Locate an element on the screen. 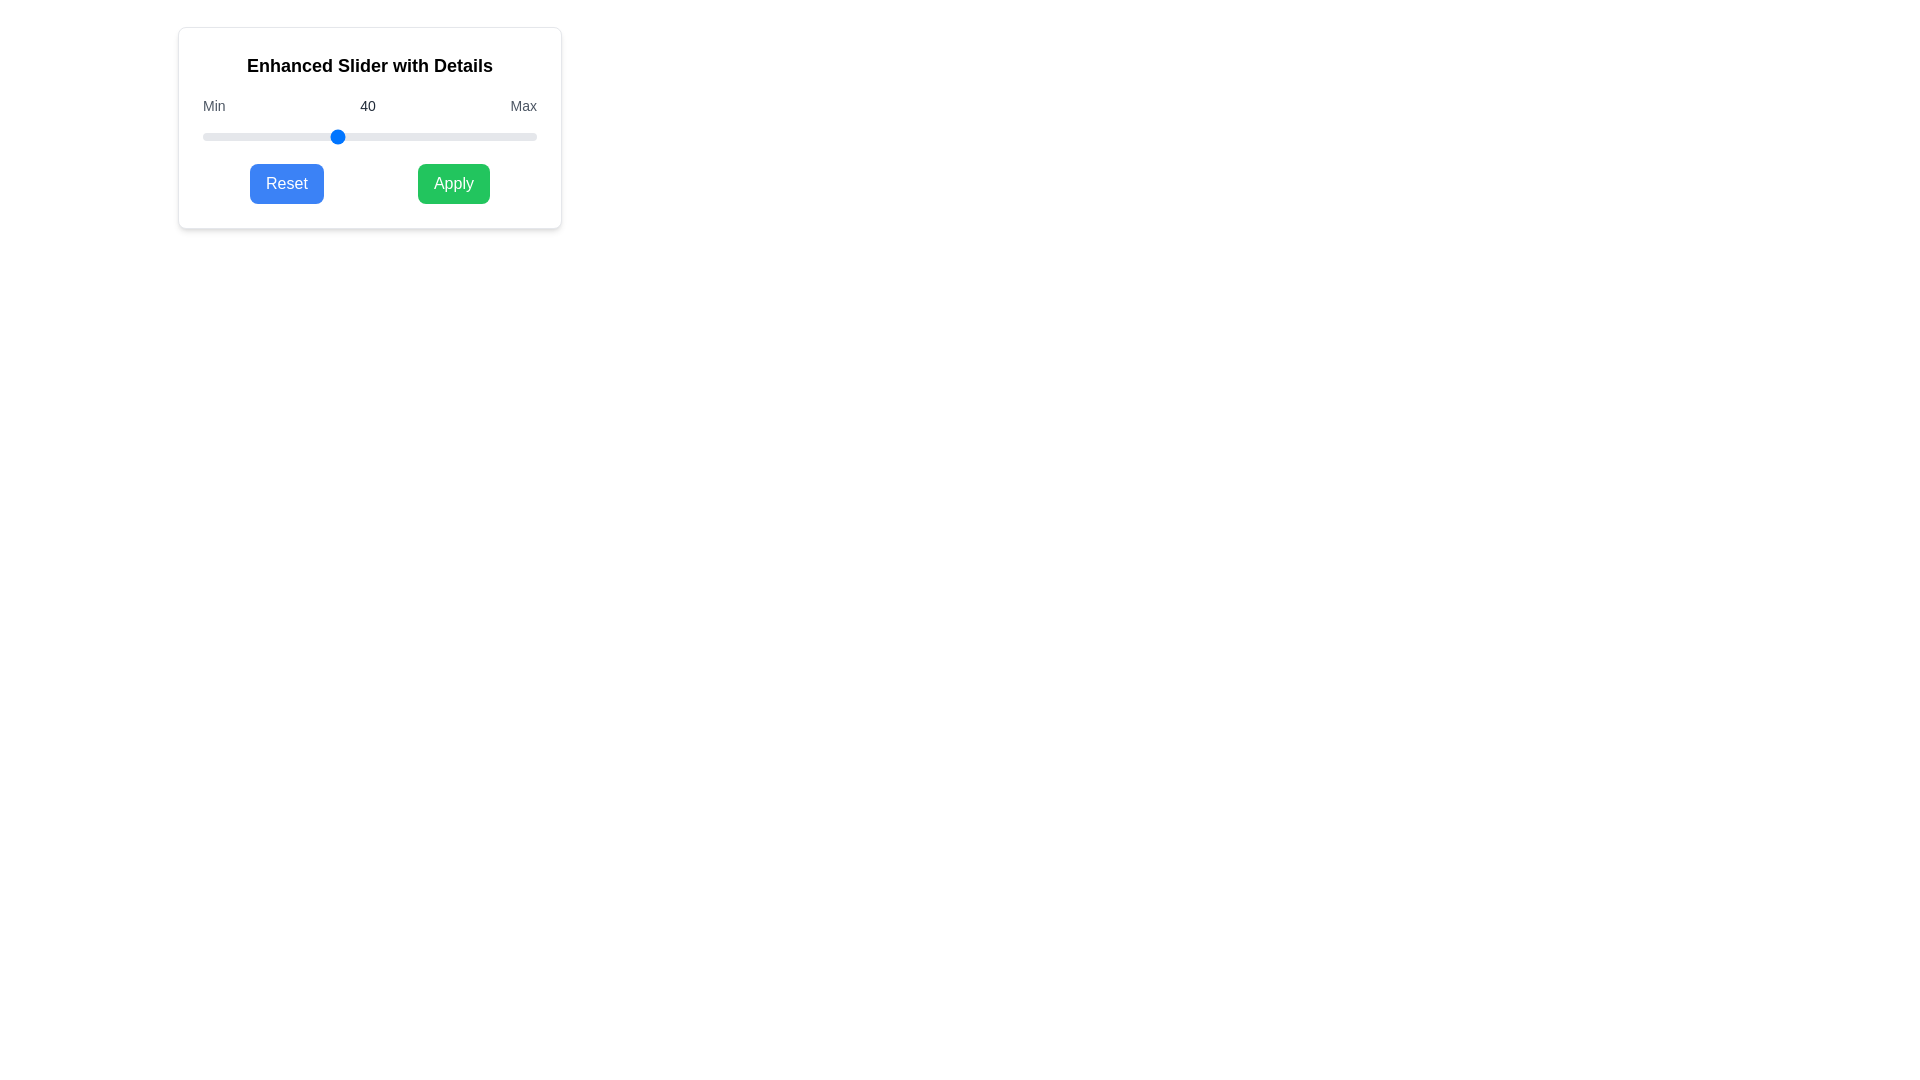 This screenshot has height=1080, width=1920. the slider is located at coordinates (480, 136).